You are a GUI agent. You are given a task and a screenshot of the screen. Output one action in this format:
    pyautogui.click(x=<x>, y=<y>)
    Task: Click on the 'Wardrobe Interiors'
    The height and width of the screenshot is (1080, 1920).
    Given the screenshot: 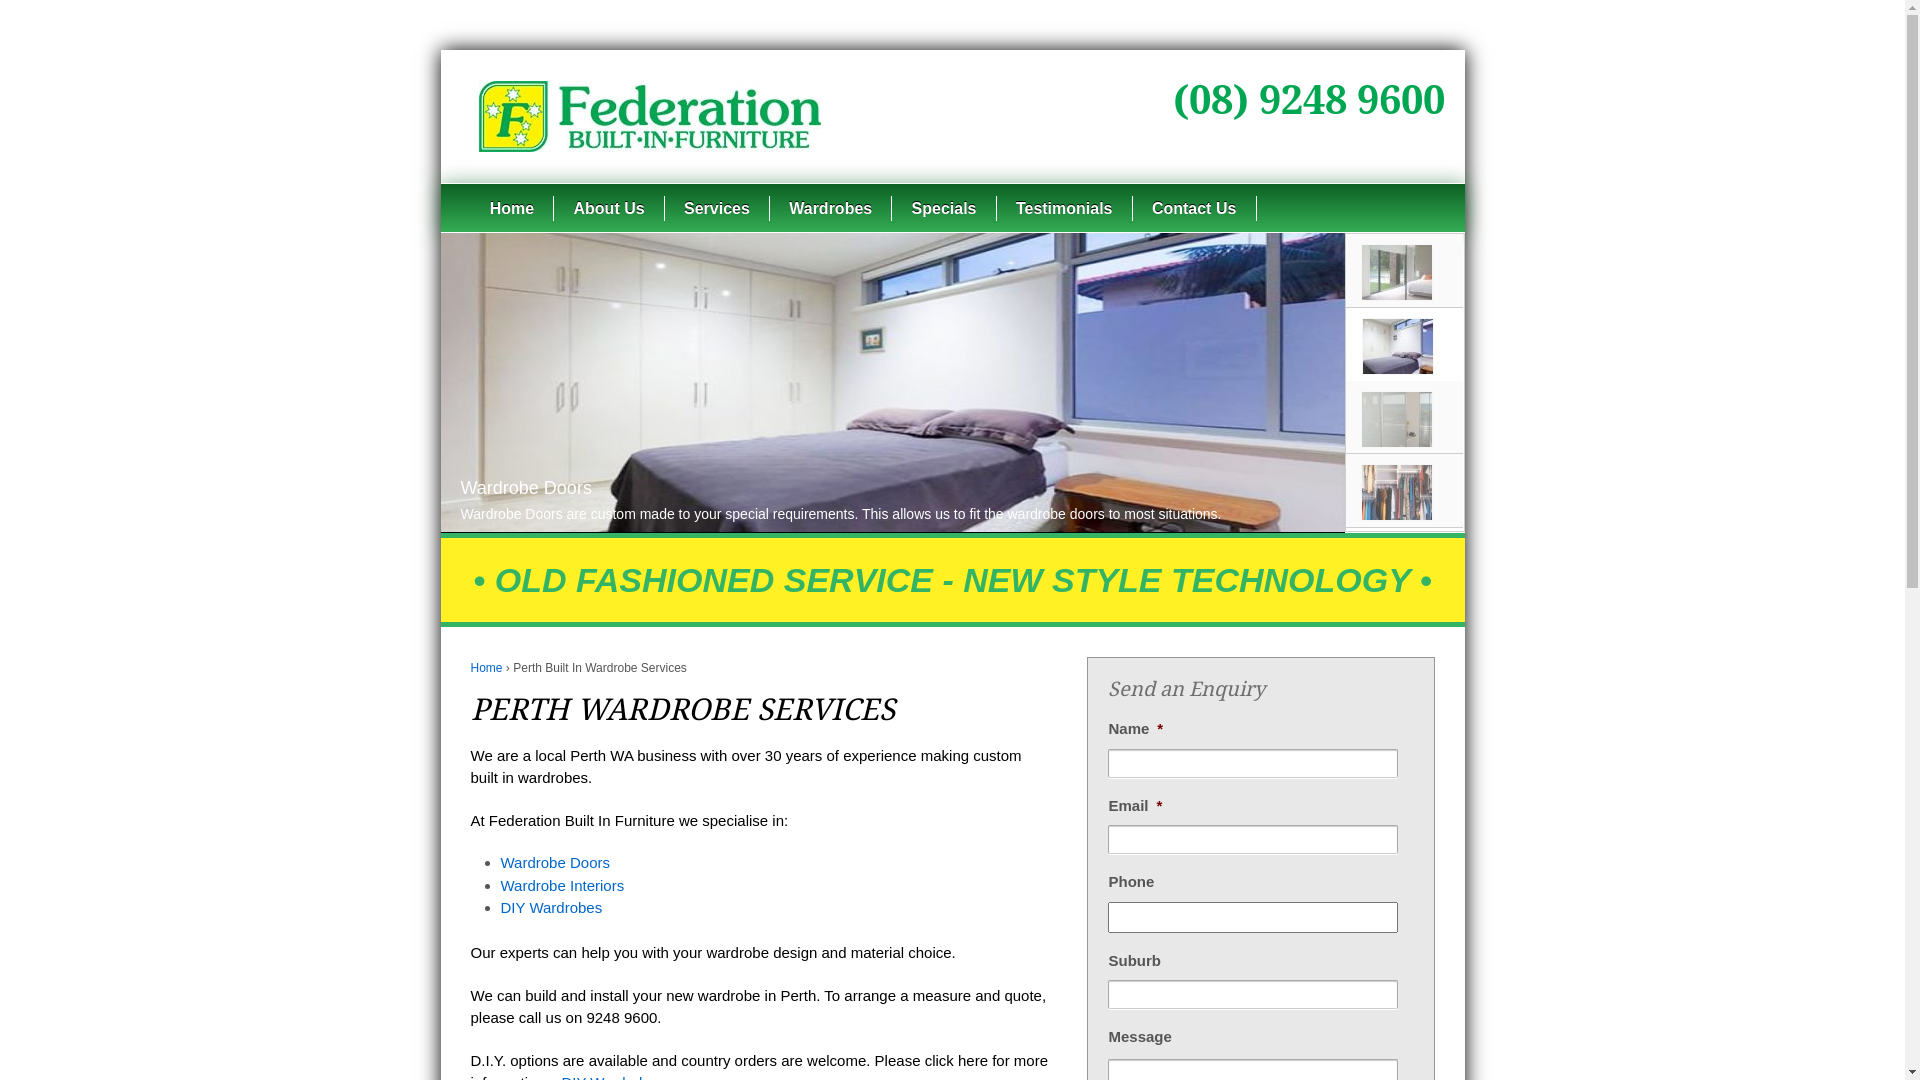 What is the action you would take?
    pyautogui.click(x=560, y=883)
    